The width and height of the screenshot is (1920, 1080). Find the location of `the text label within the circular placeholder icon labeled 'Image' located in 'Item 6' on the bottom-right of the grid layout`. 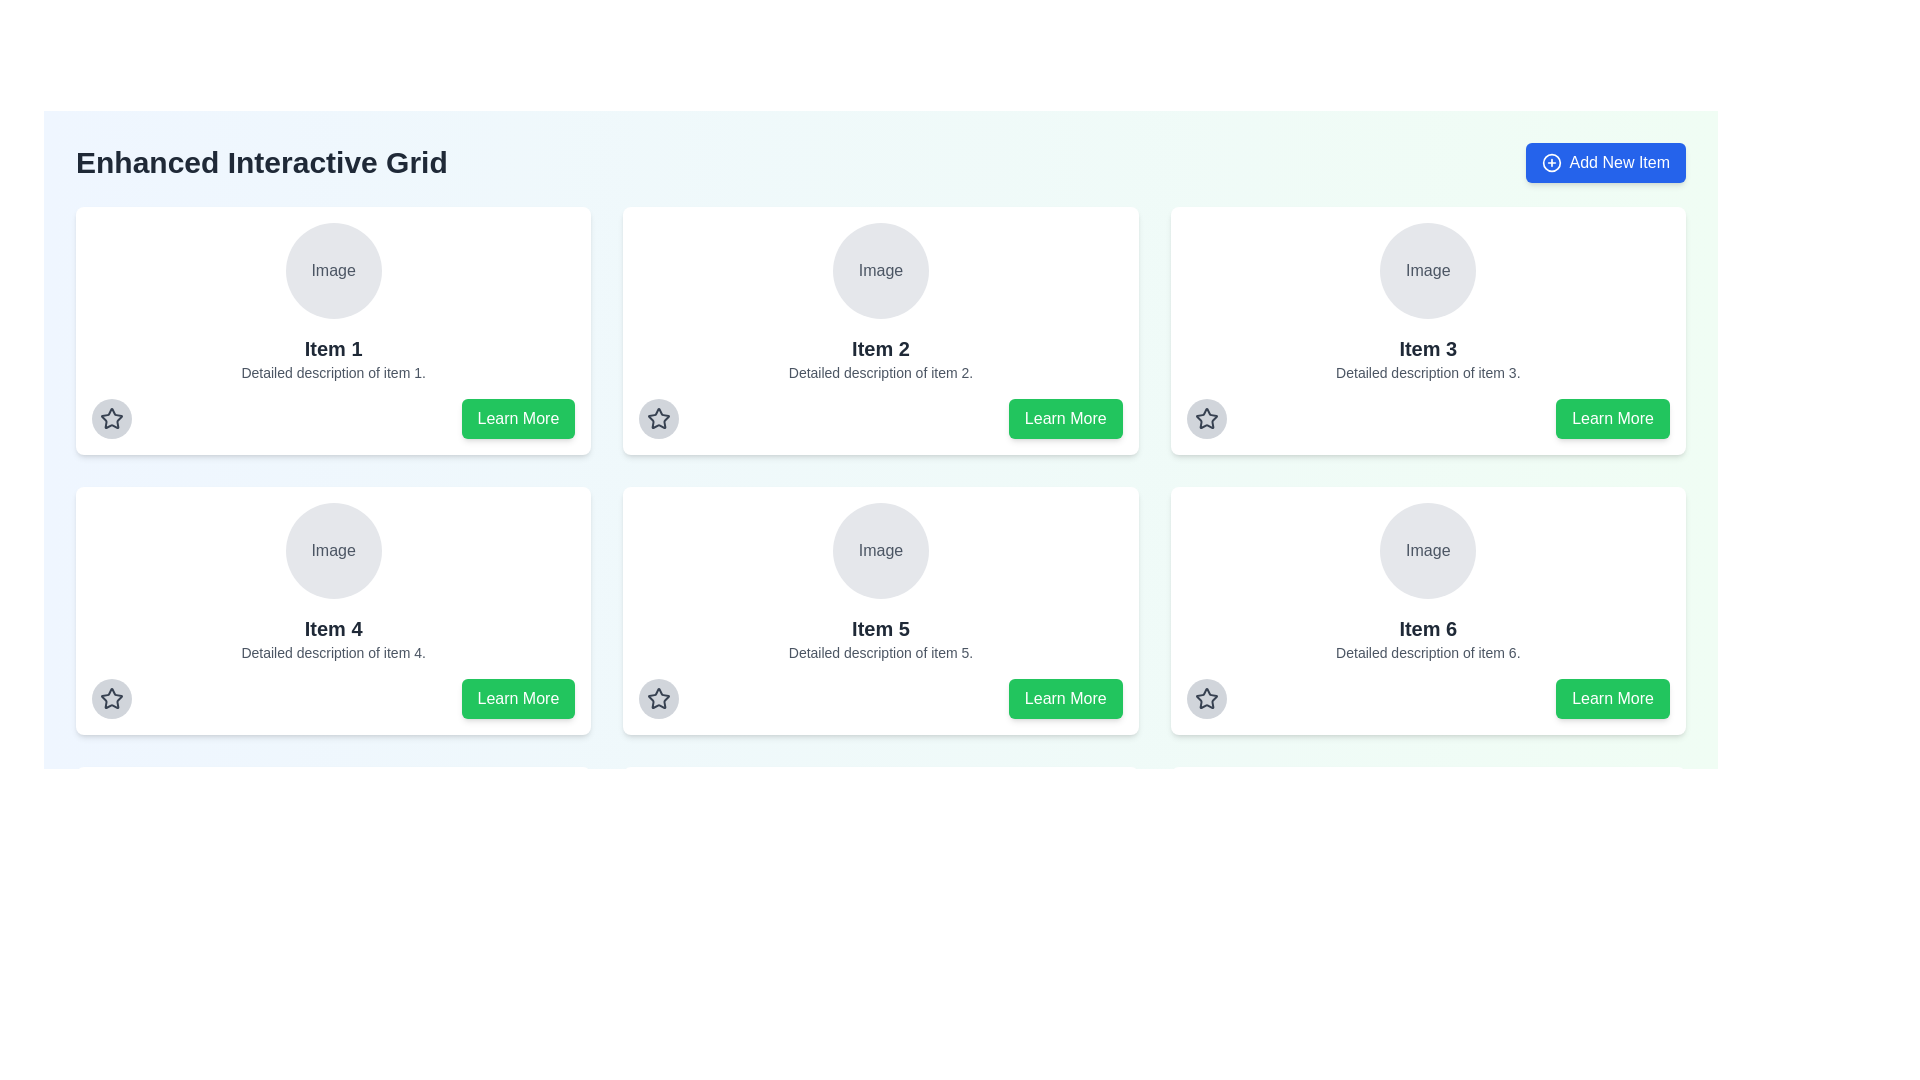

the text label within the circular placeholder icon labeled 'Image' located in 'Item 6' on the bottom-right of the grid layout is located at coordinates (1427, 551).